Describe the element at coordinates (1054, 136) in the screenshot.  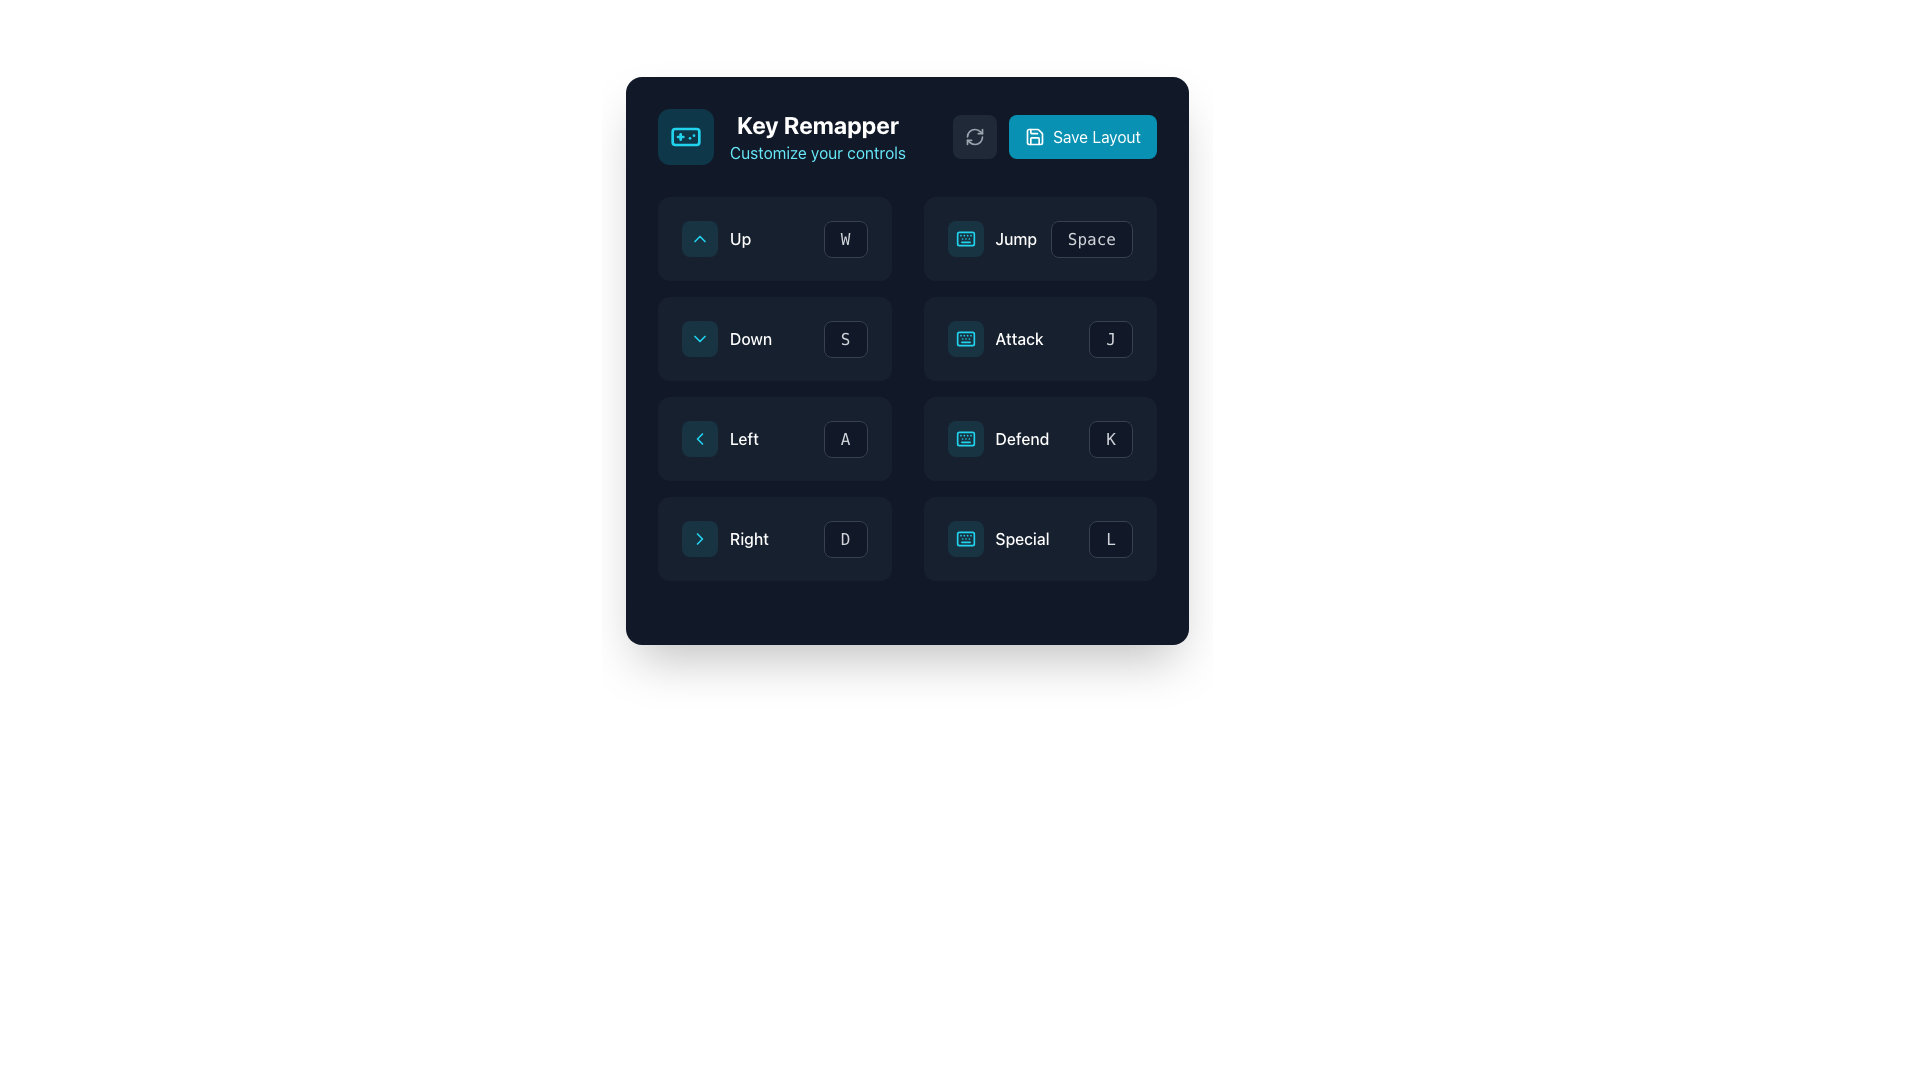
I see `the 'Save Layout' button using keyboard navigation, which is styled with a cyan background and white text, located in the top-right section of the interface` at that location.